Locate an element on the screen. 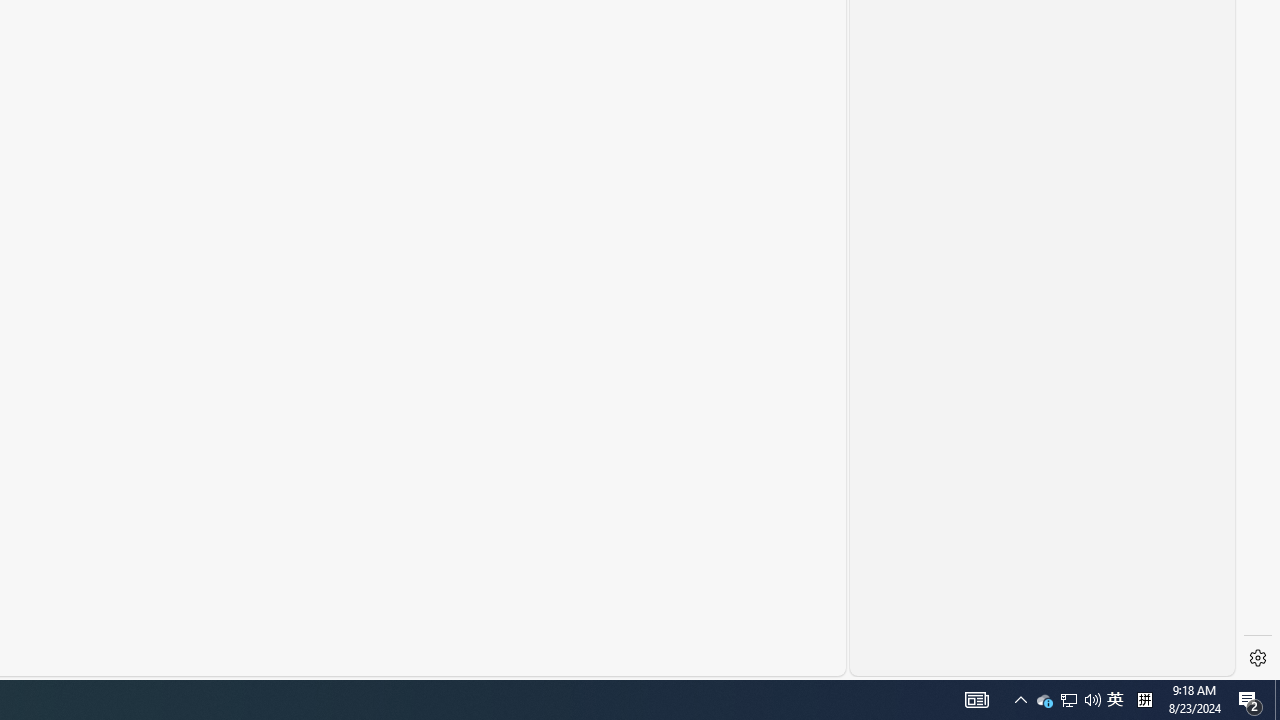 This screenshot has width=1280, height=720. 'User Promoted Notification Area' is located at coordinates (1020, 698).